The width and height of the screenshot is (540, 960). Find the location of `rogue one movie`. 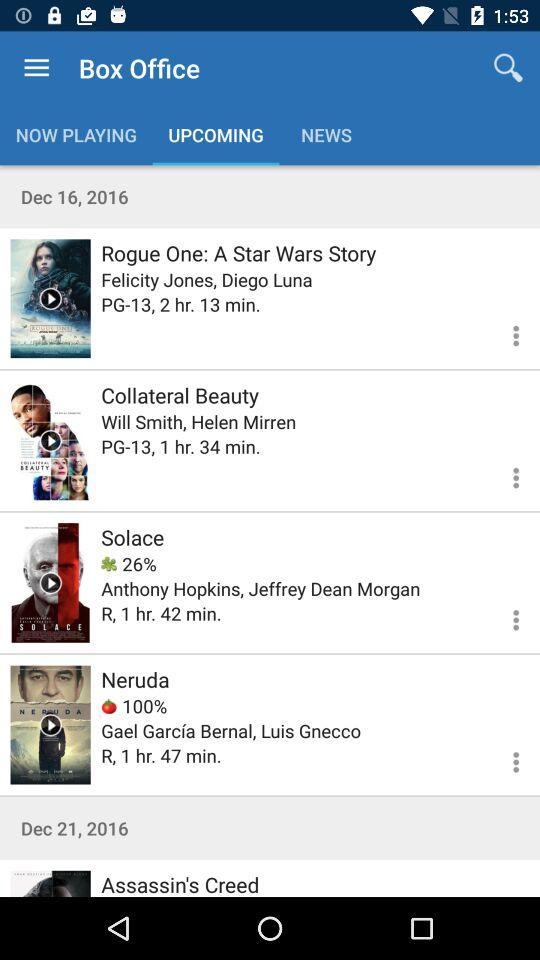

rogue one movie is located at coordinates (50, 297).